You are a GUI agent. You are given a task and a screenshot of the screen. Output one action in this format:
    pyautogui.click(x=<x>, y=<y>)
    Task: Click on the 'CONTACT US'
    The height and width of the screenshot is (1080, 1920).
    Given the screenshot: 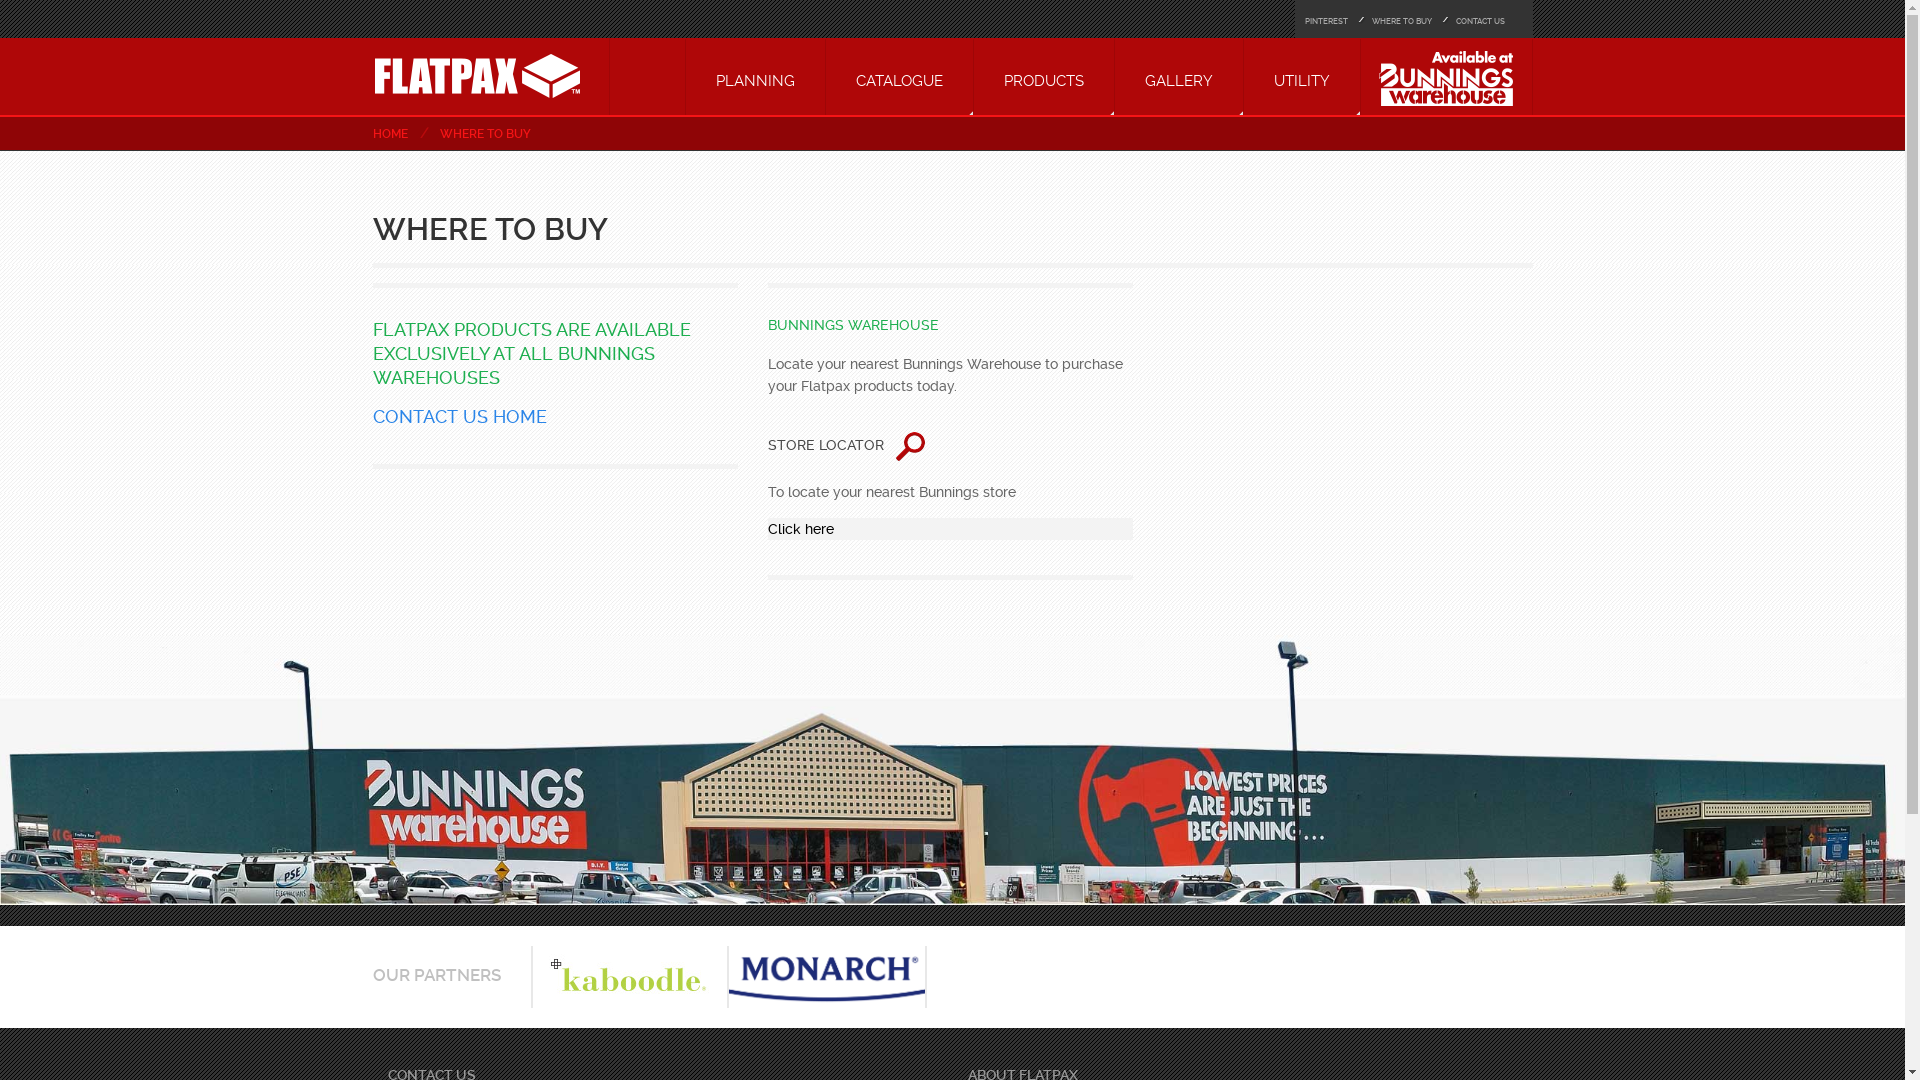 What is the action you would take?
    pyautogui.click(x=1480, y=21)
    